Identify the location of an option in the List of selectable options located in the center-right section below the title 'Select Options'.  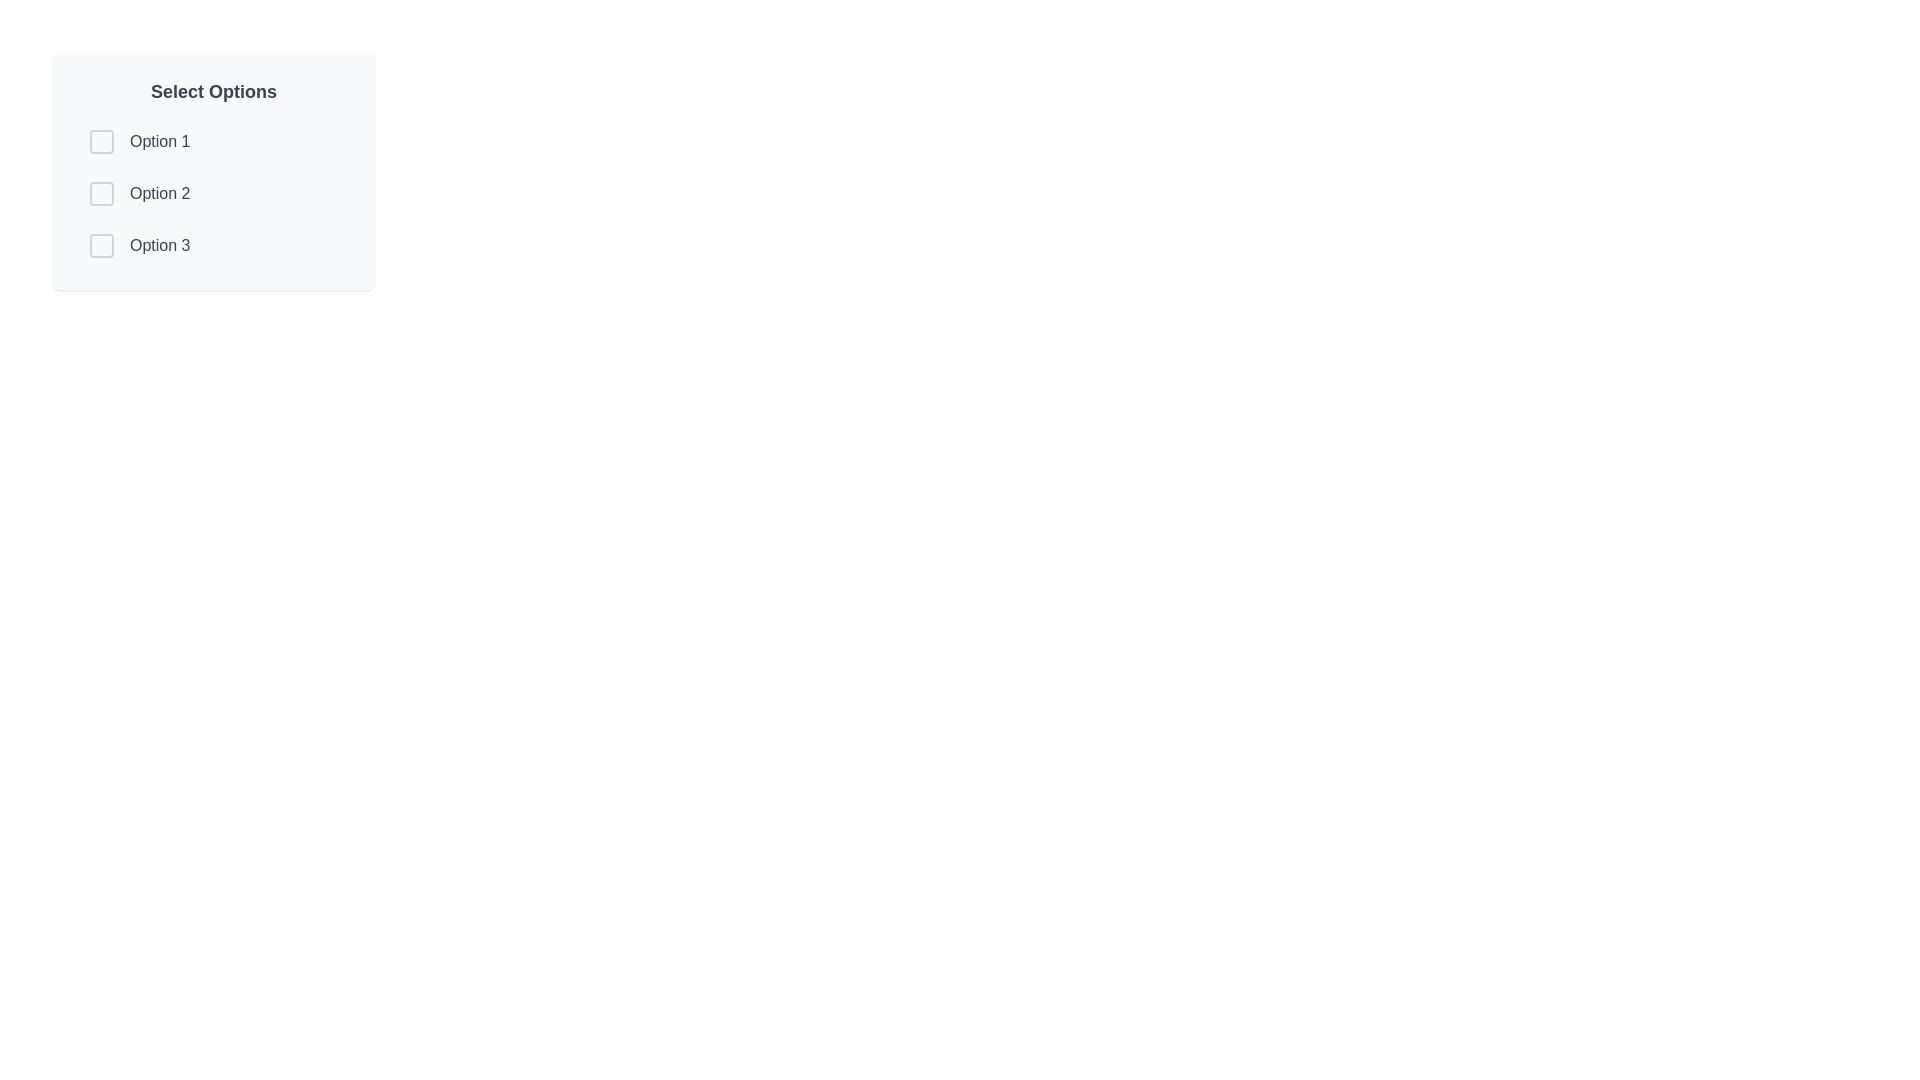
(214, 193).